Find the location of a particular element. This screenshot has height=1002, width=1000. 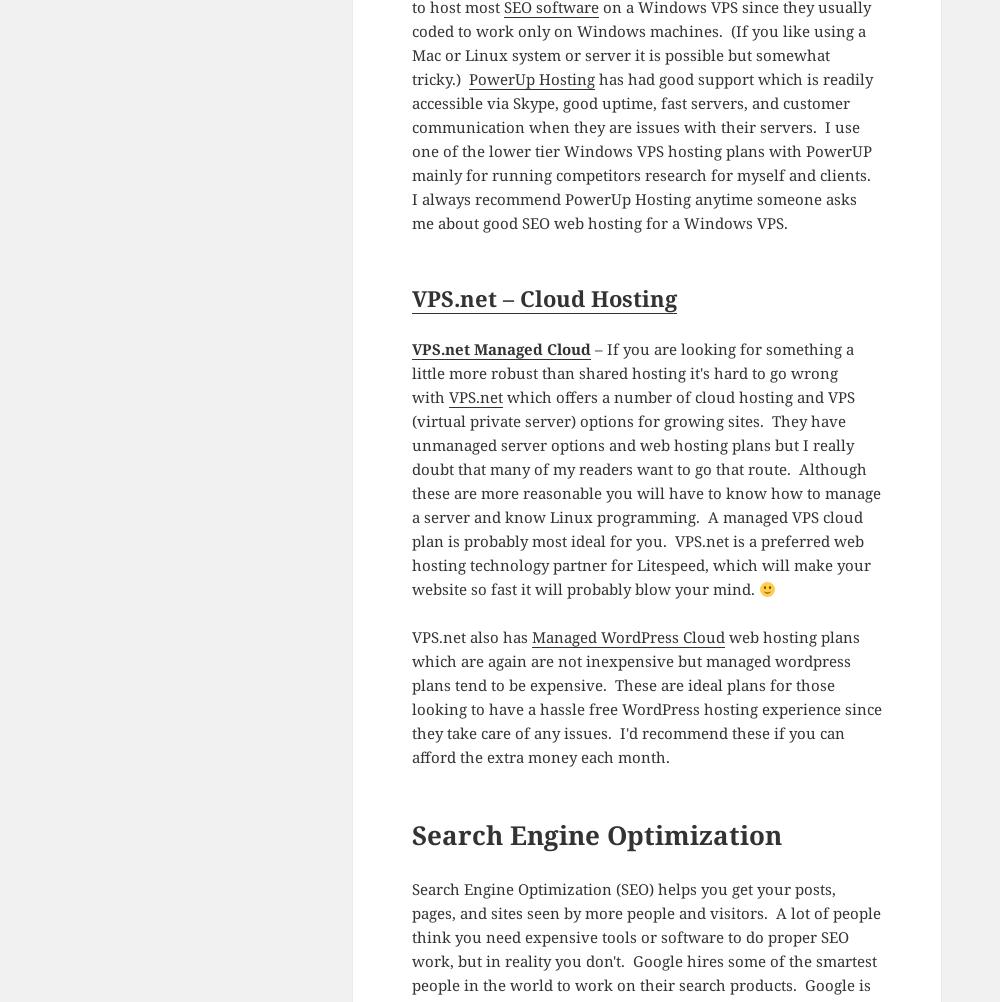

'Managed WordPress Cloud' is located at coordinates (531, 635).